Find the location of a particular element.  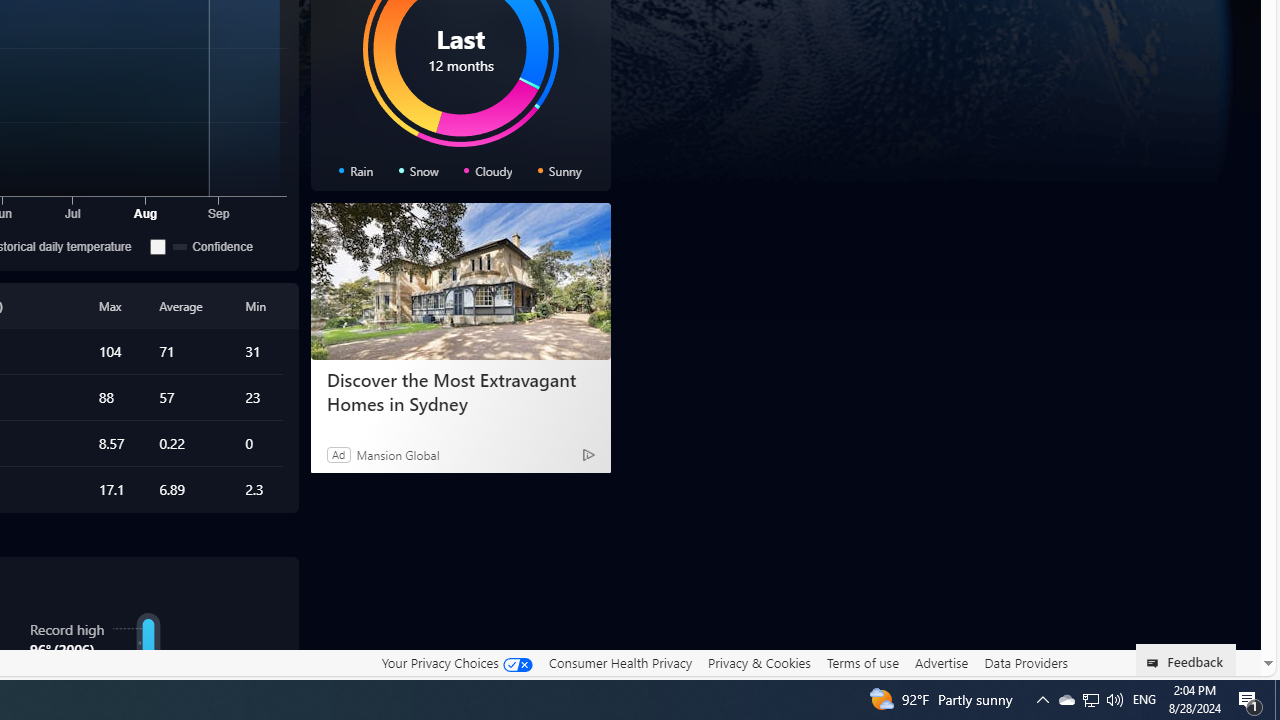

'Advertise' is located at coordinates (940, 663).